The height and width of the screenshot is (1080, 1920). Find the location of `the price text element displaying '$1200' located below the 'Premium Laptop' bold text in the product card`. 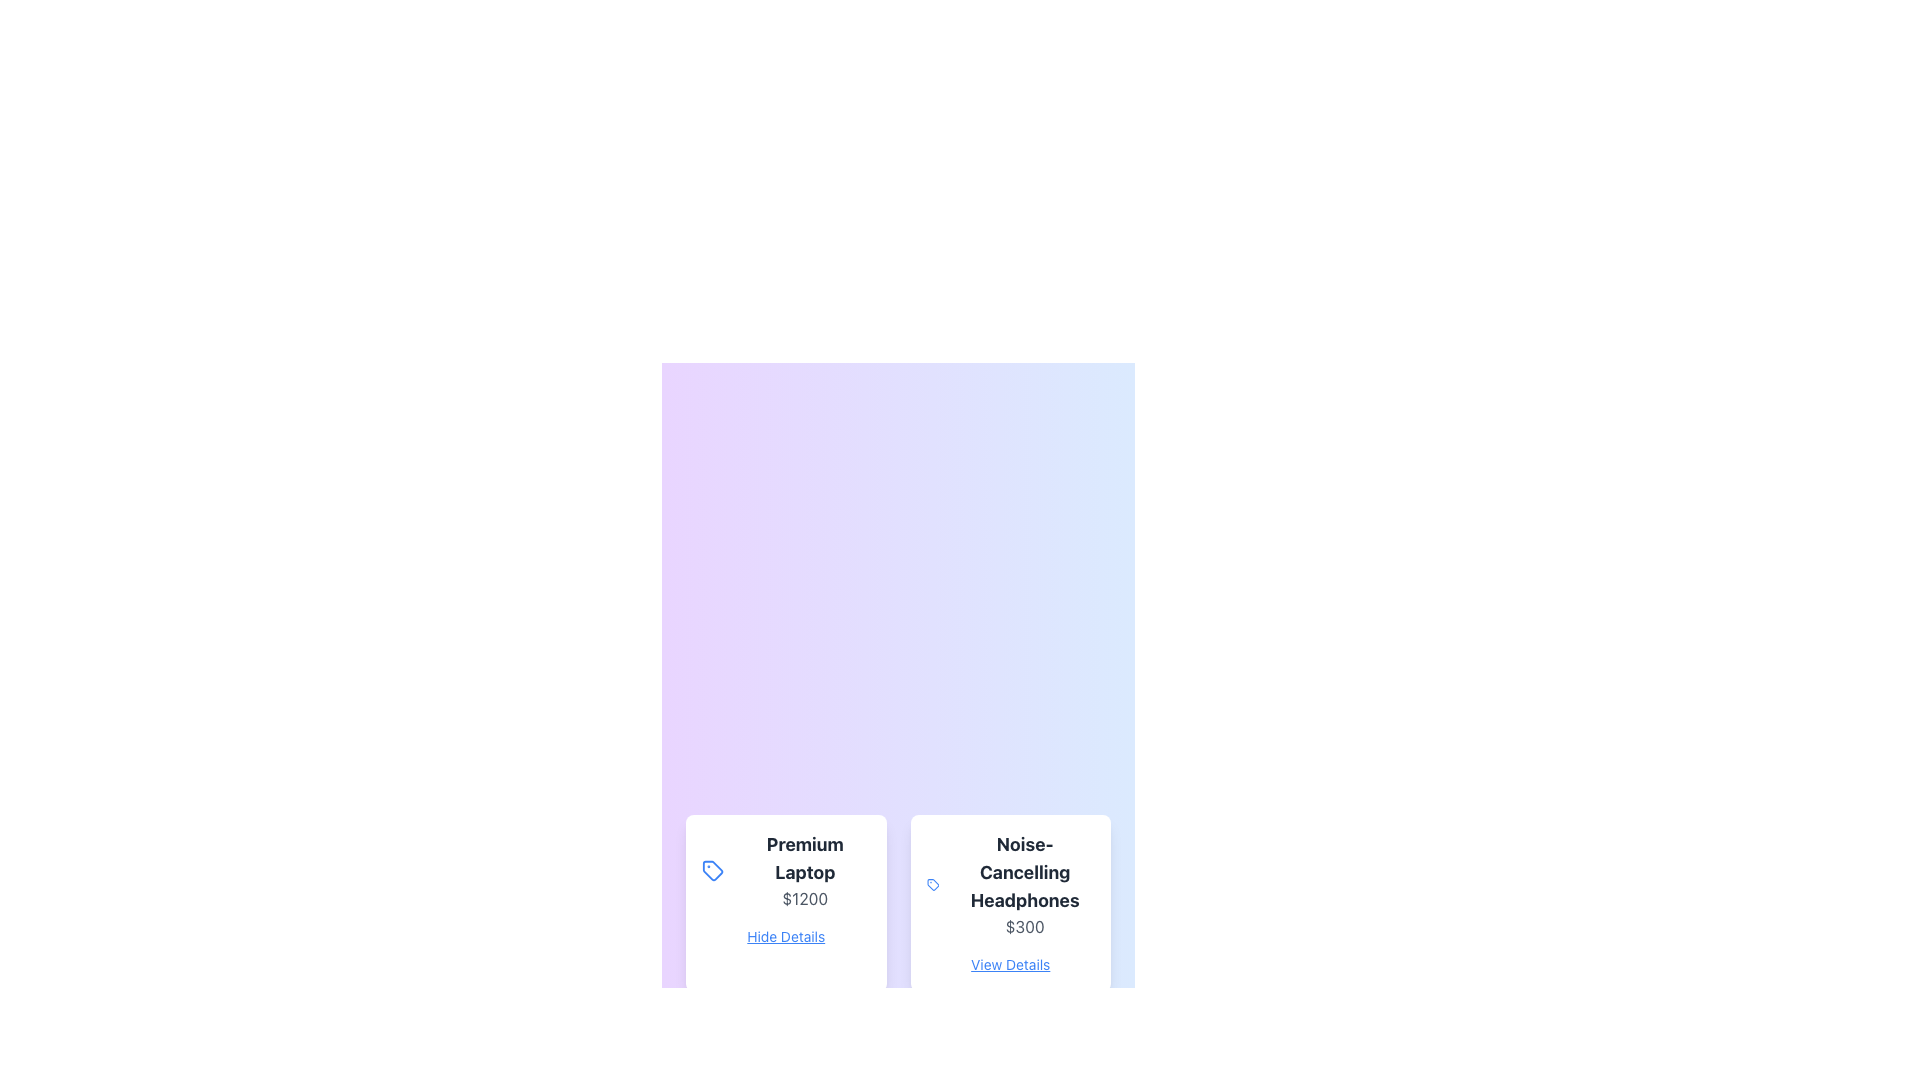

the price text element displaying '$1200' located below the 'Premium Laptop' bold text in the product card is located at coordinates (805, 897).